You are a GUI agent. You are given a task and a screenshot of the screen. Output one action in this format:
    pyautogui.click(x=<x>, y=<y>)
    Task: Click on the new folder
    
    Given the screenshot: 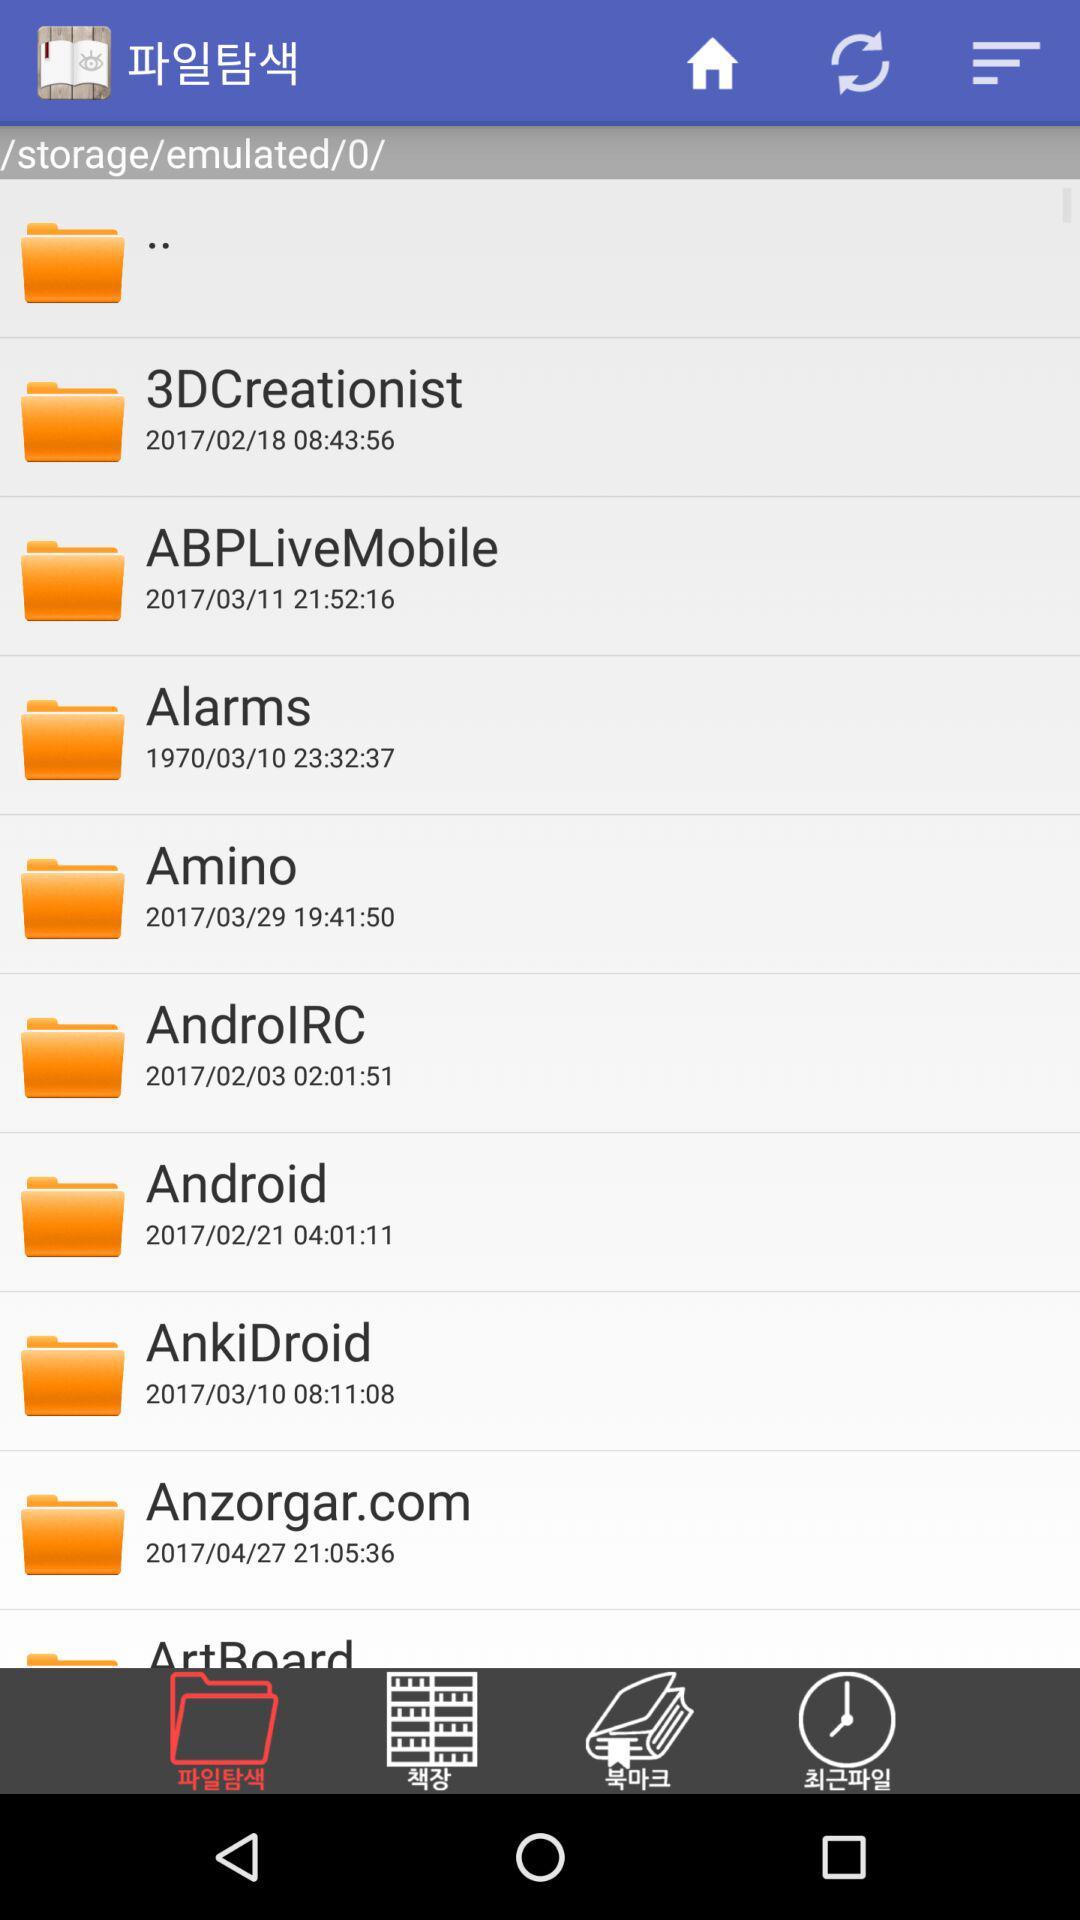 What is the action you would take?
    pyautogui.click(x=246, y=1730)
    